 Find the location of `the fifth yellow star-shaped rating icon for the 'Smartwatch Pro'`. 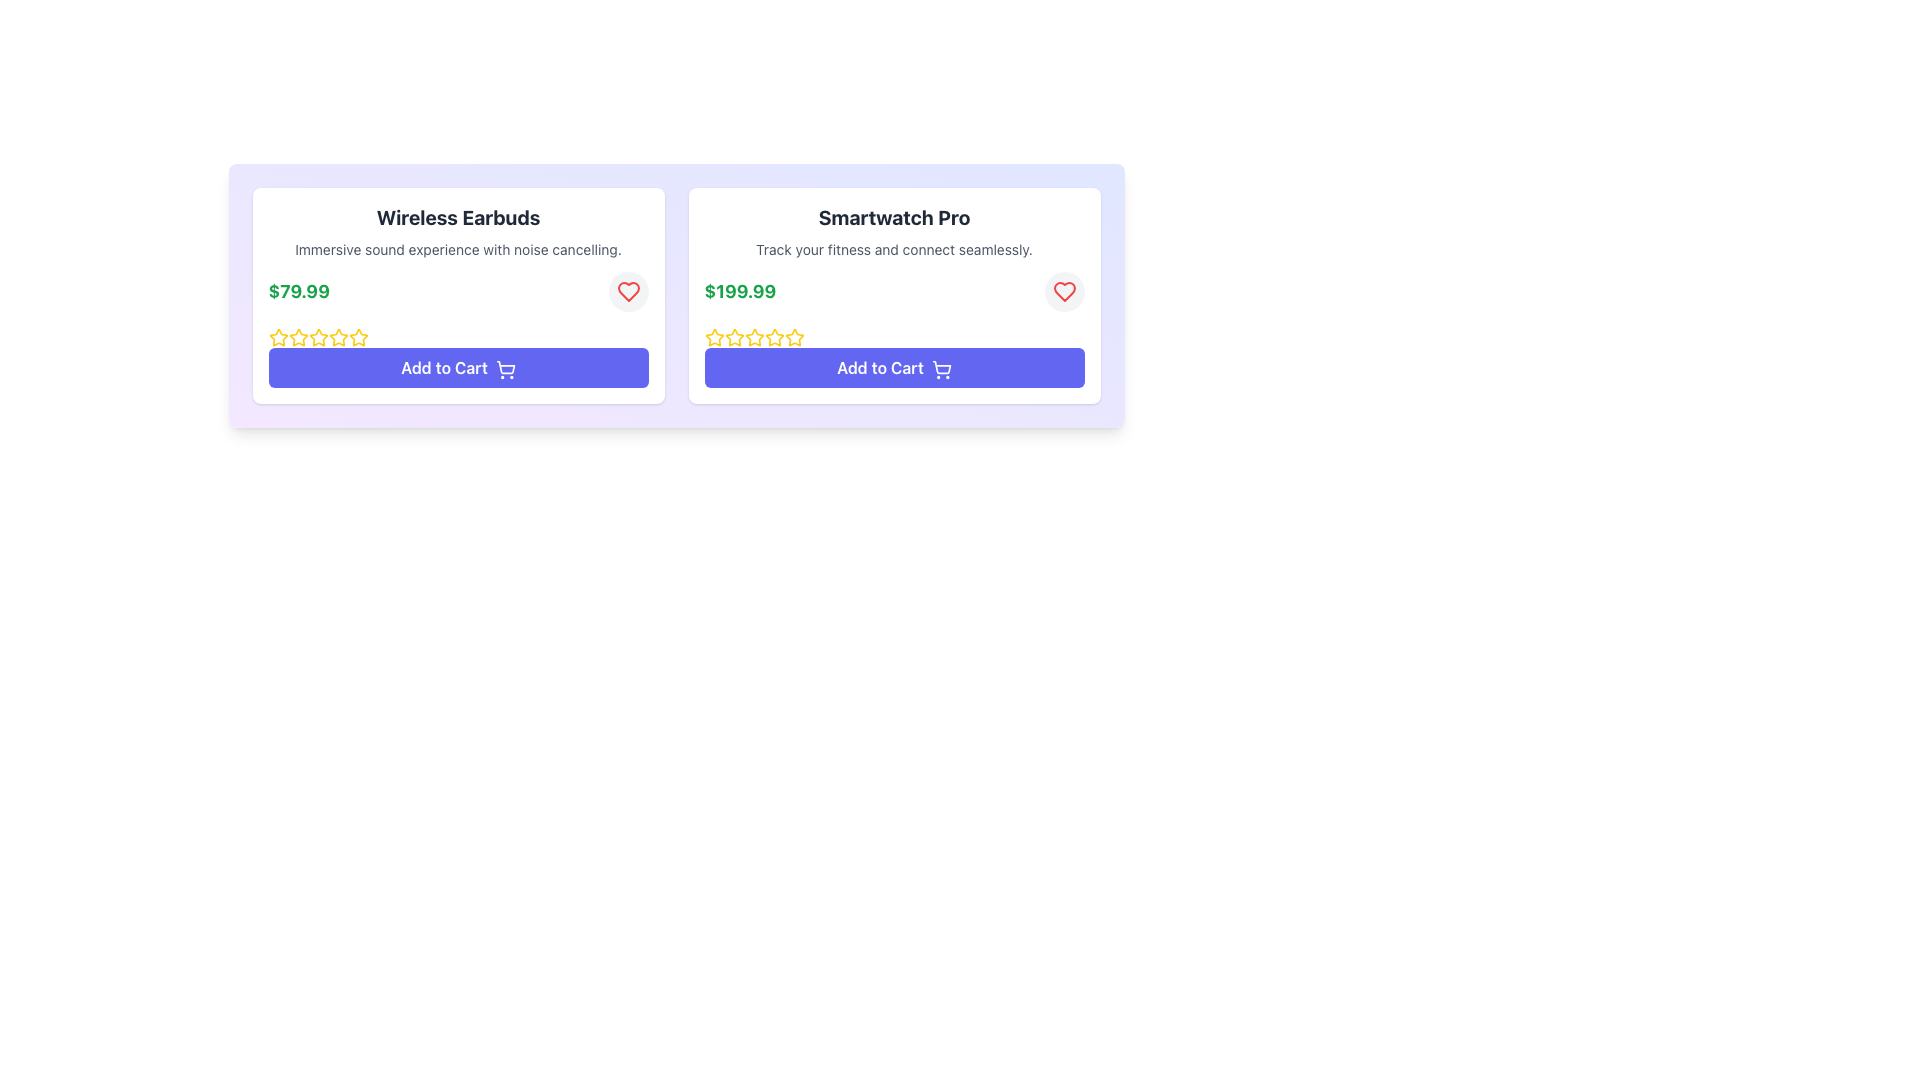

the fifth yellow star-shaped rating icon for the 'Smartwatch Pro' is located at coordinates (793, 337).